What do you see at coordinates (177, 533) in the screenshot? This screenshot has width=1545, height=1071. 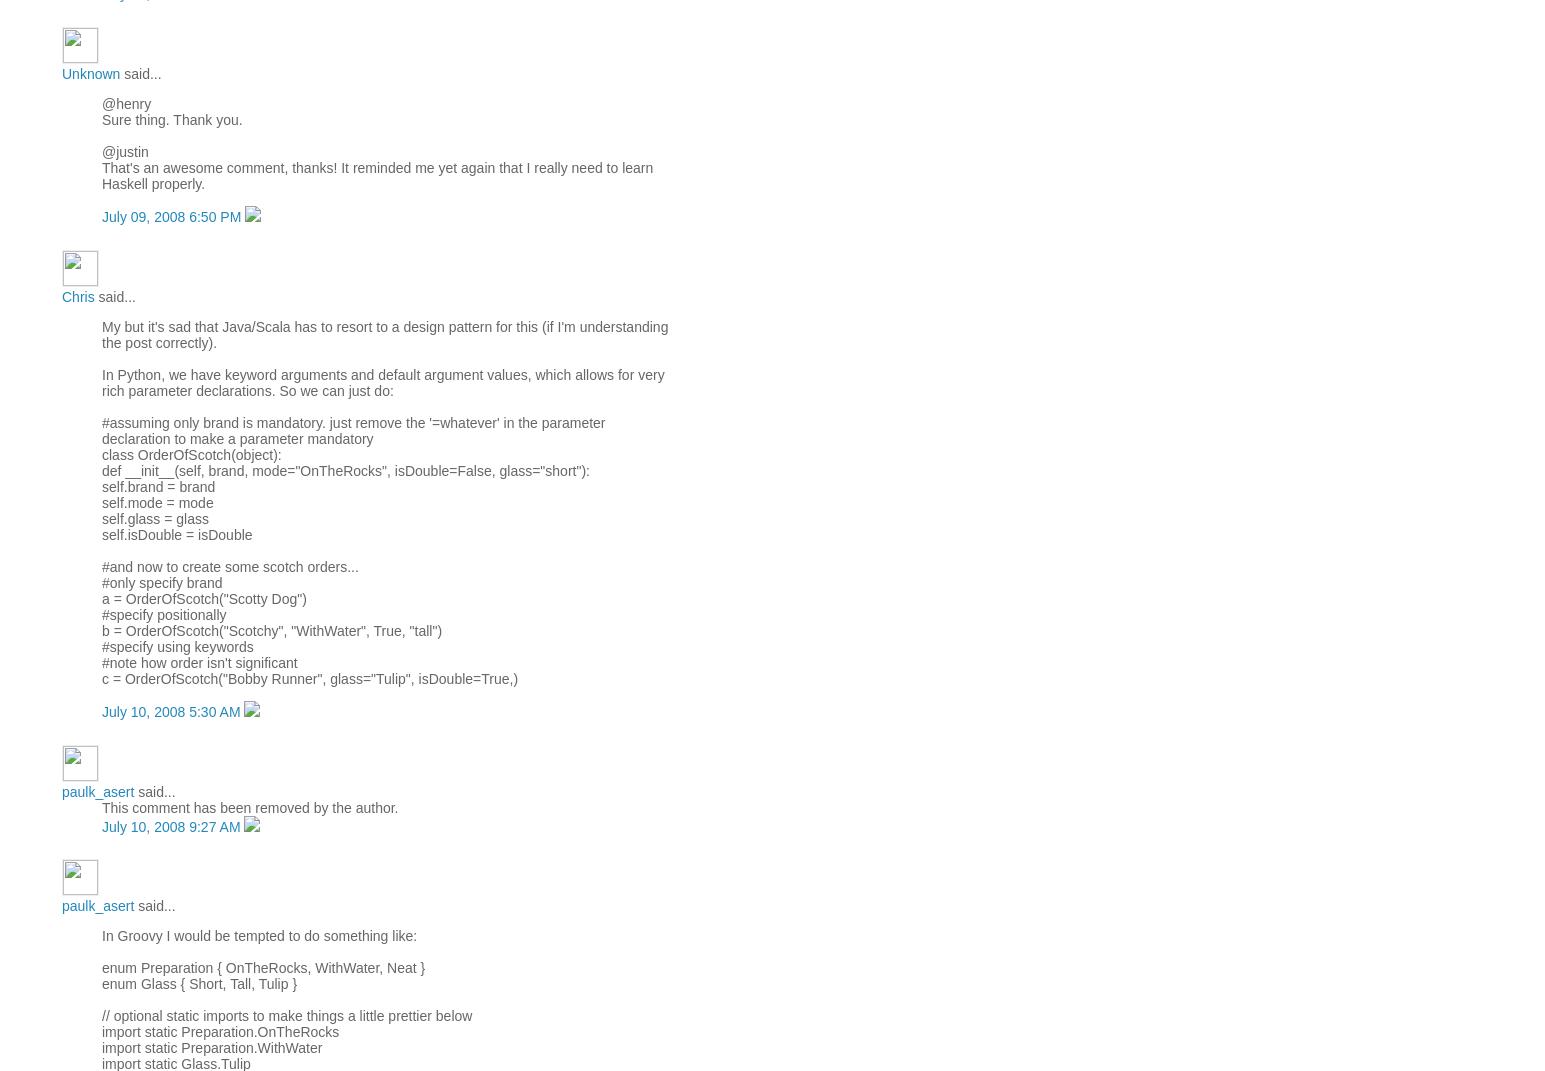 I see `'self.isDouble = isDouble'` at bounding box center [177, 533].